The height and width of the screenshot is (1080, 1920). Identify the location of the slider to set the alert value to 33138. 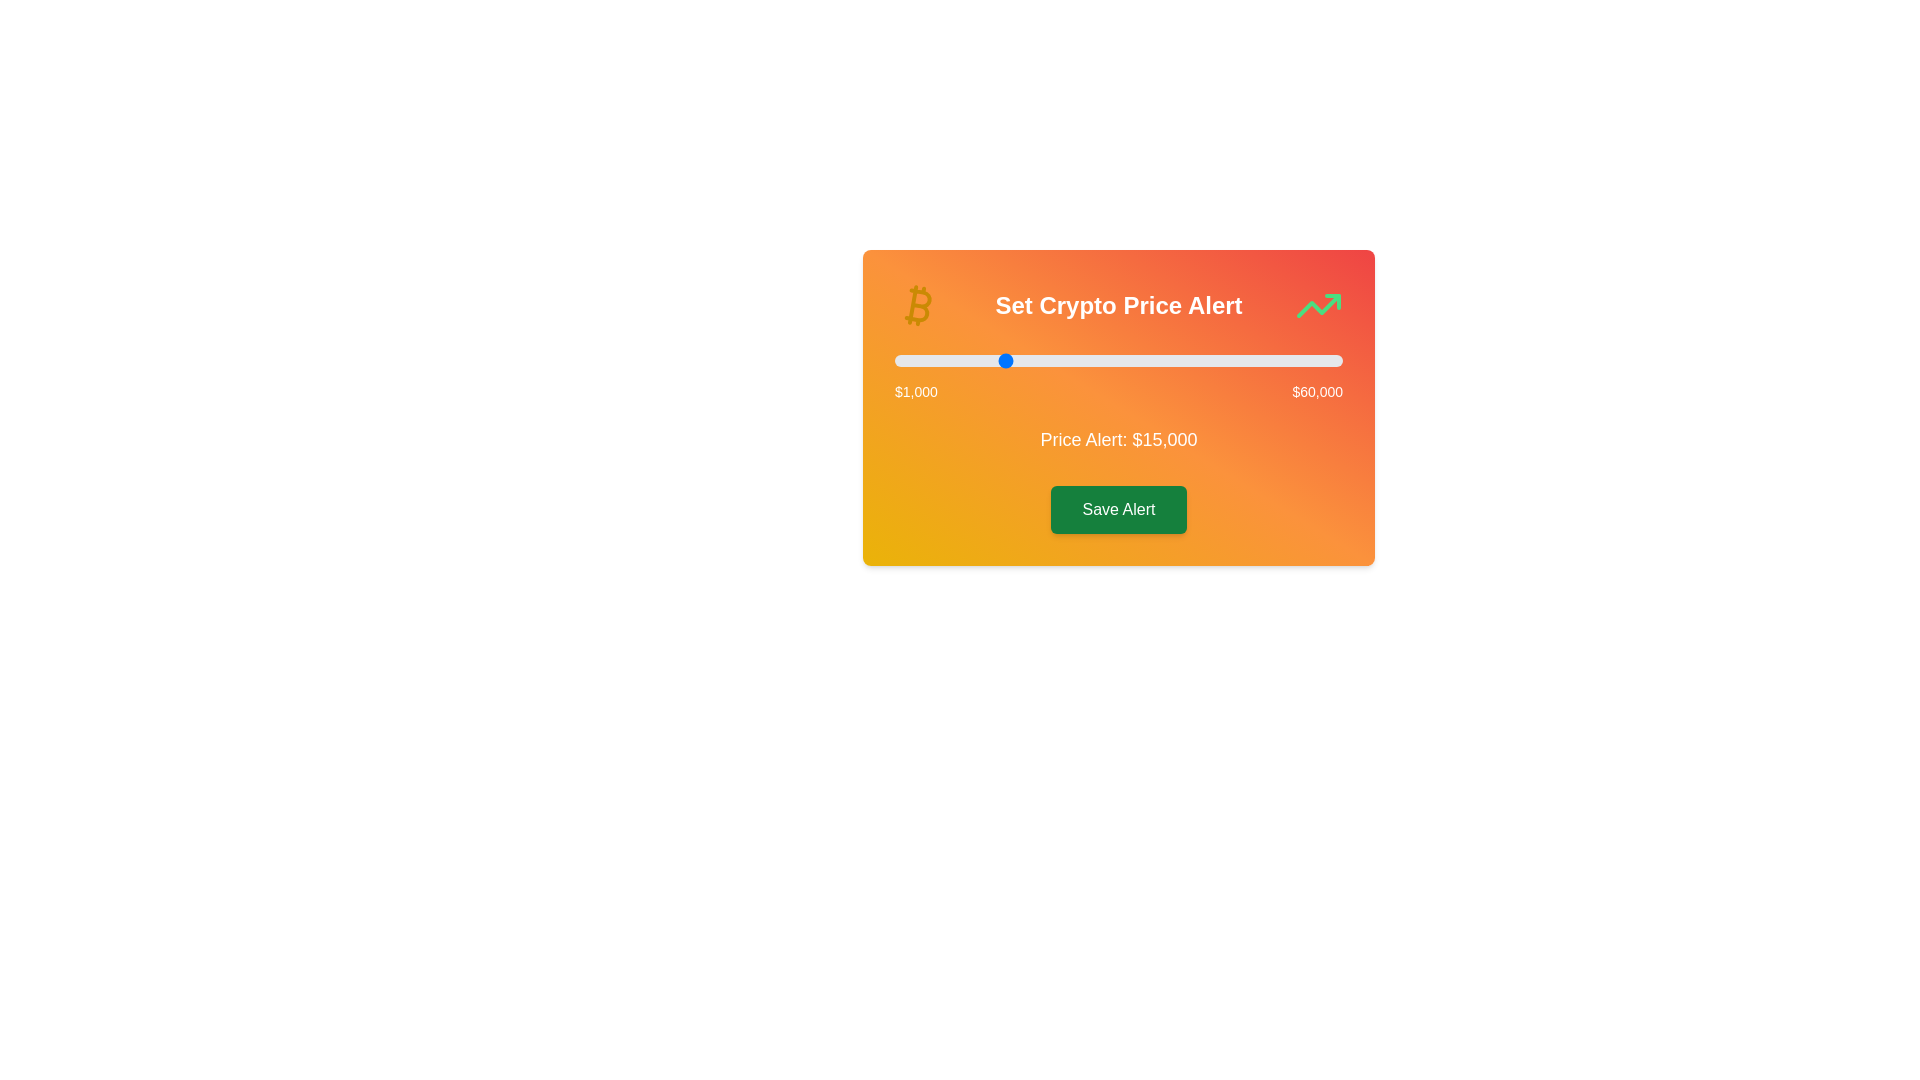
(1138, 361).